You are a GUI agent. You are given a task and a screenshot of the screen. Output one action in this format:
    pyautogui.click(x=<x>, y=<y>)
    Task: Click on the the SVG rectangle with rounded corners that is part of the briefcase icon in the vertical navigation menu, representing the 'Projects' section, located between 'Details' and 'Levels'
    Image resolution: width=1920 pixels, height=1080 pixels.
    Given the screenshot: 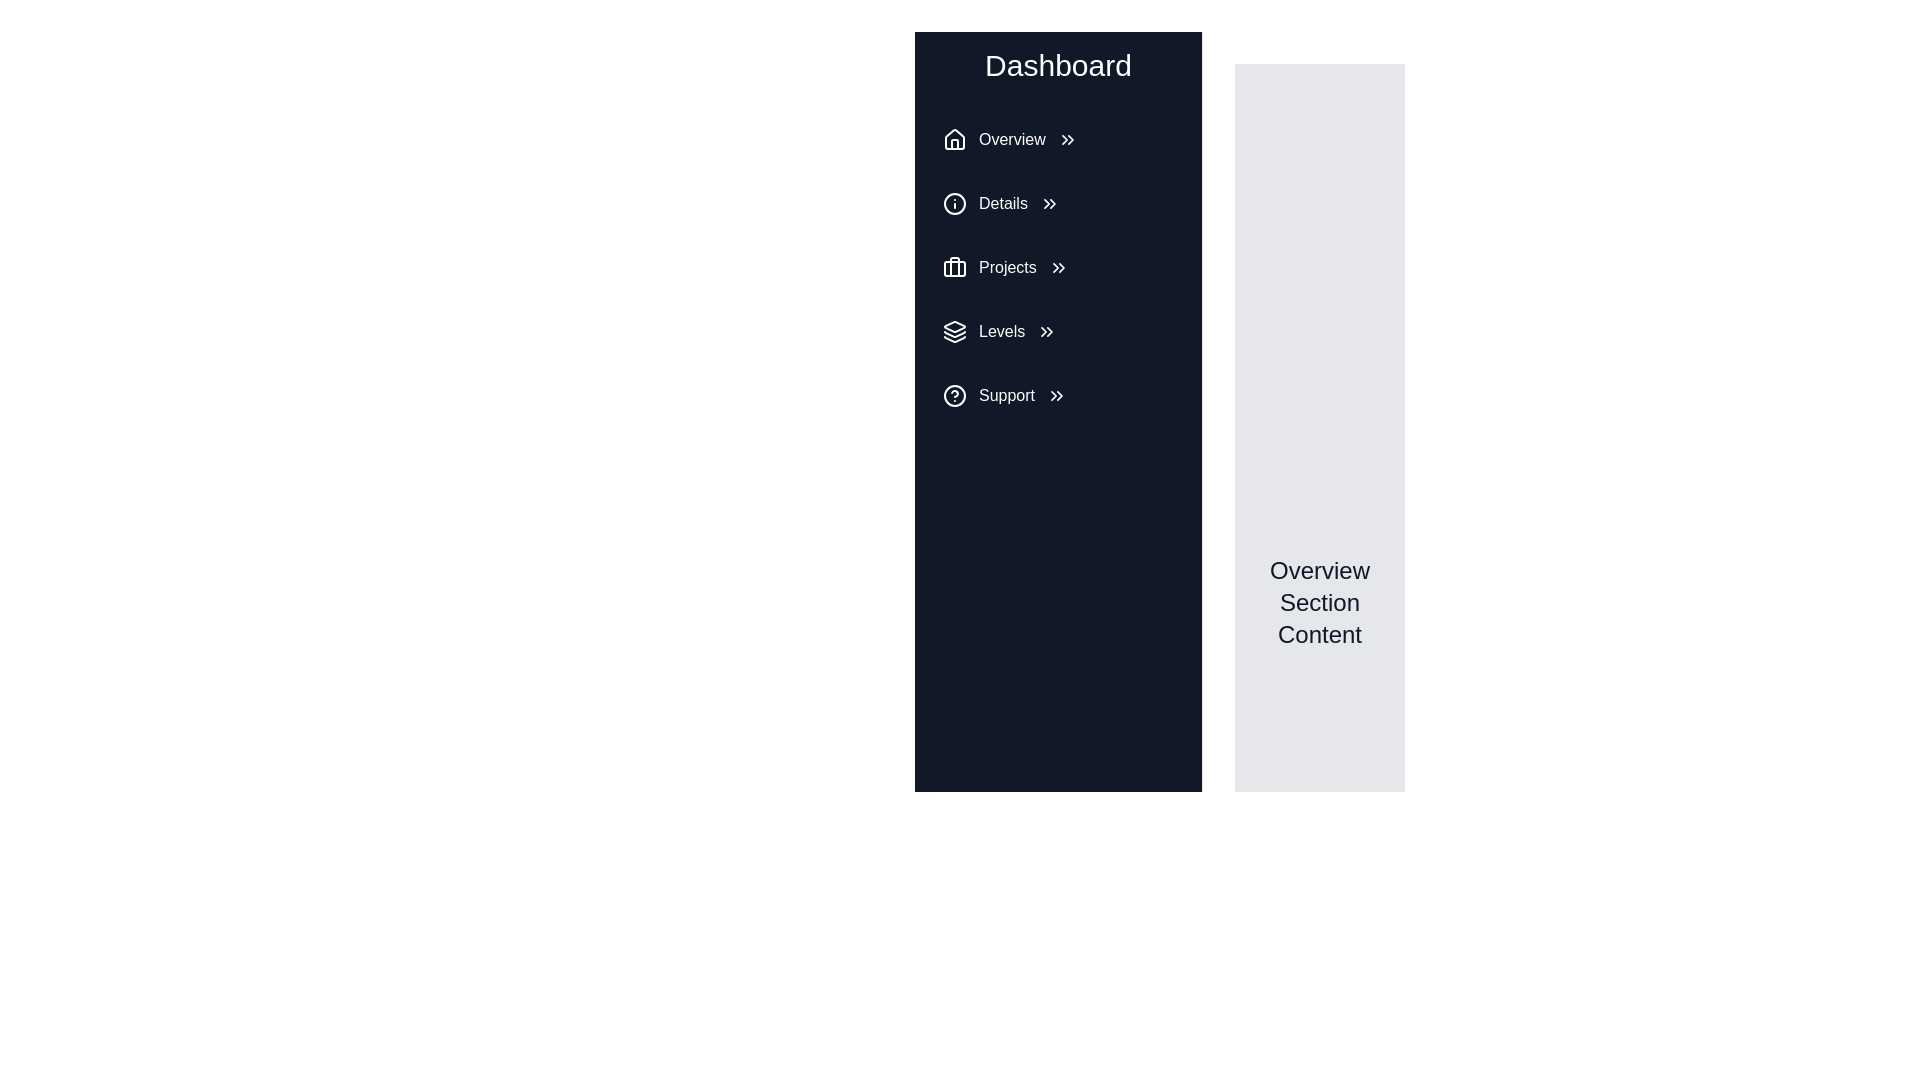 What is the action you would take?
    pyautogui.click(x=954, y=268)
    